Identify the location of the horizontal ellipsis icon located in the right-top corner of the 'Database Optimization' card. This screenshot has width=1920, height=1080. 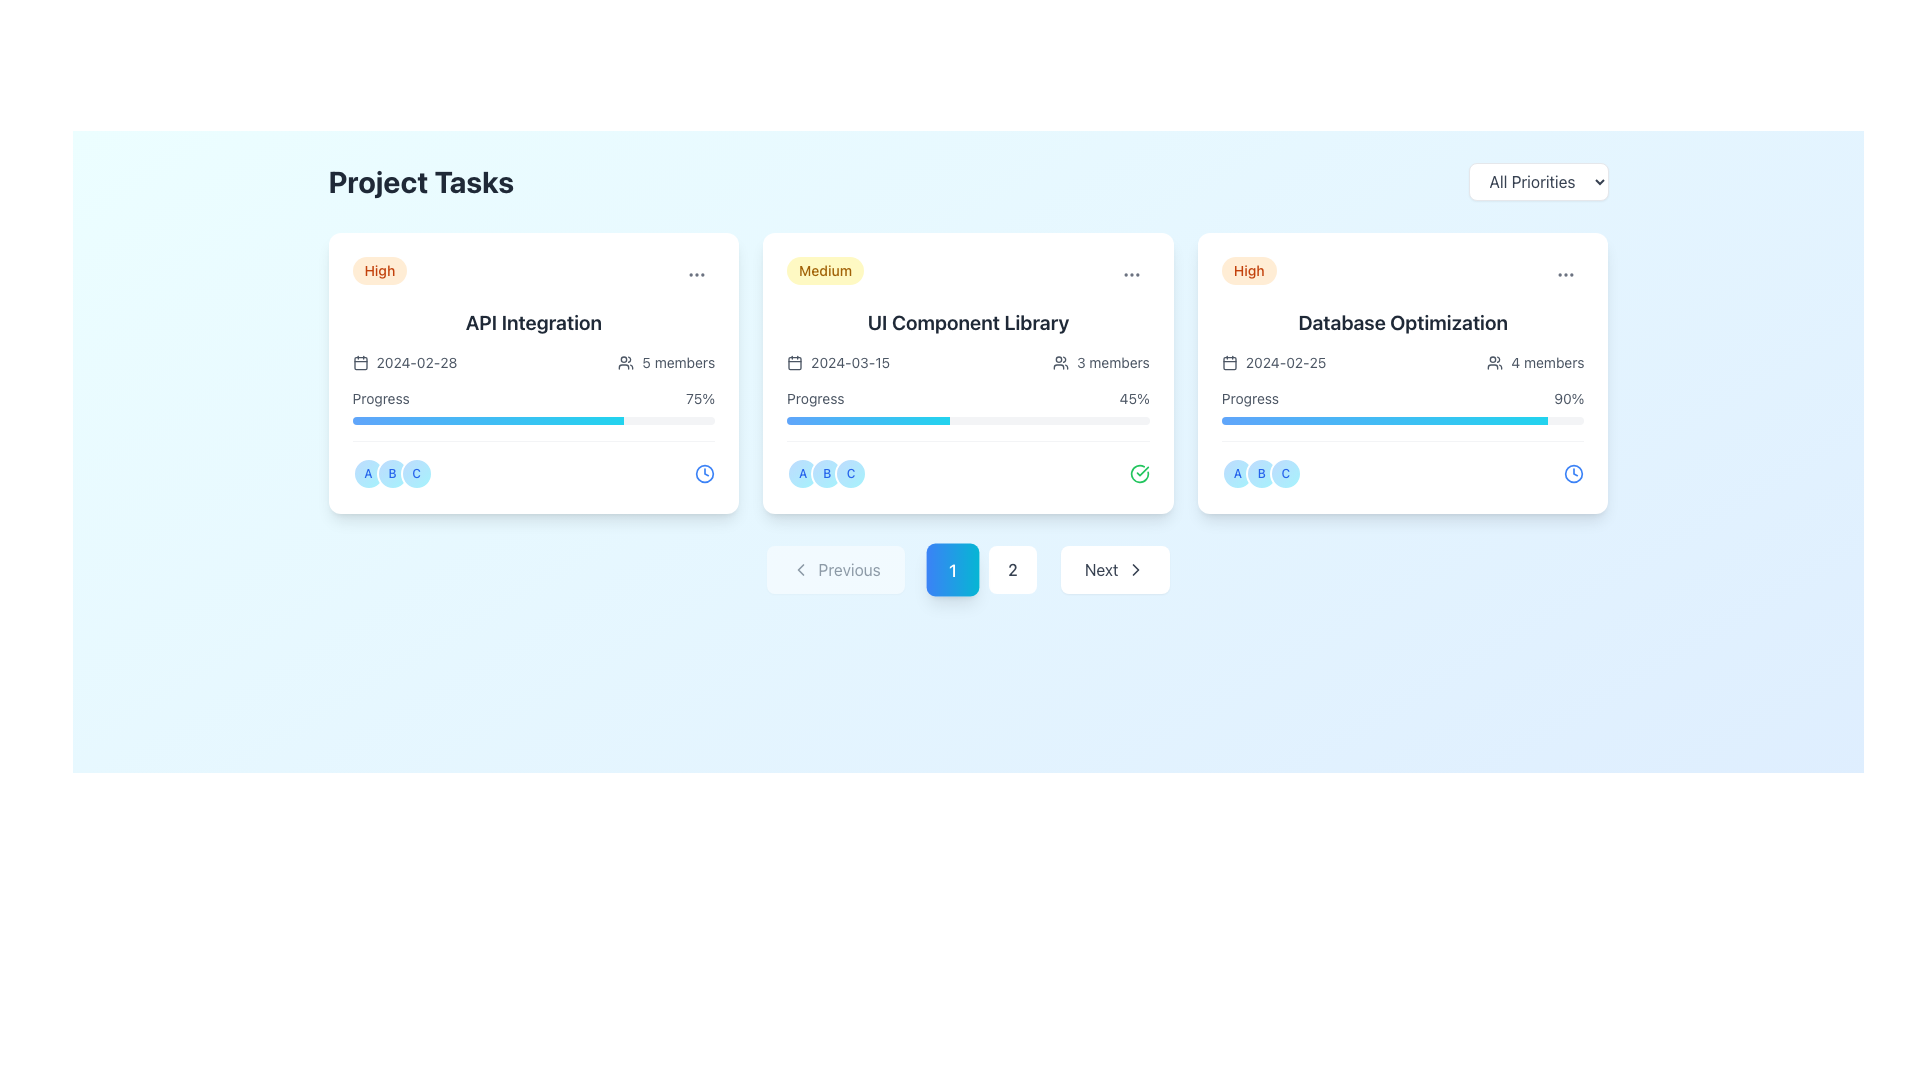
(1565, 274).